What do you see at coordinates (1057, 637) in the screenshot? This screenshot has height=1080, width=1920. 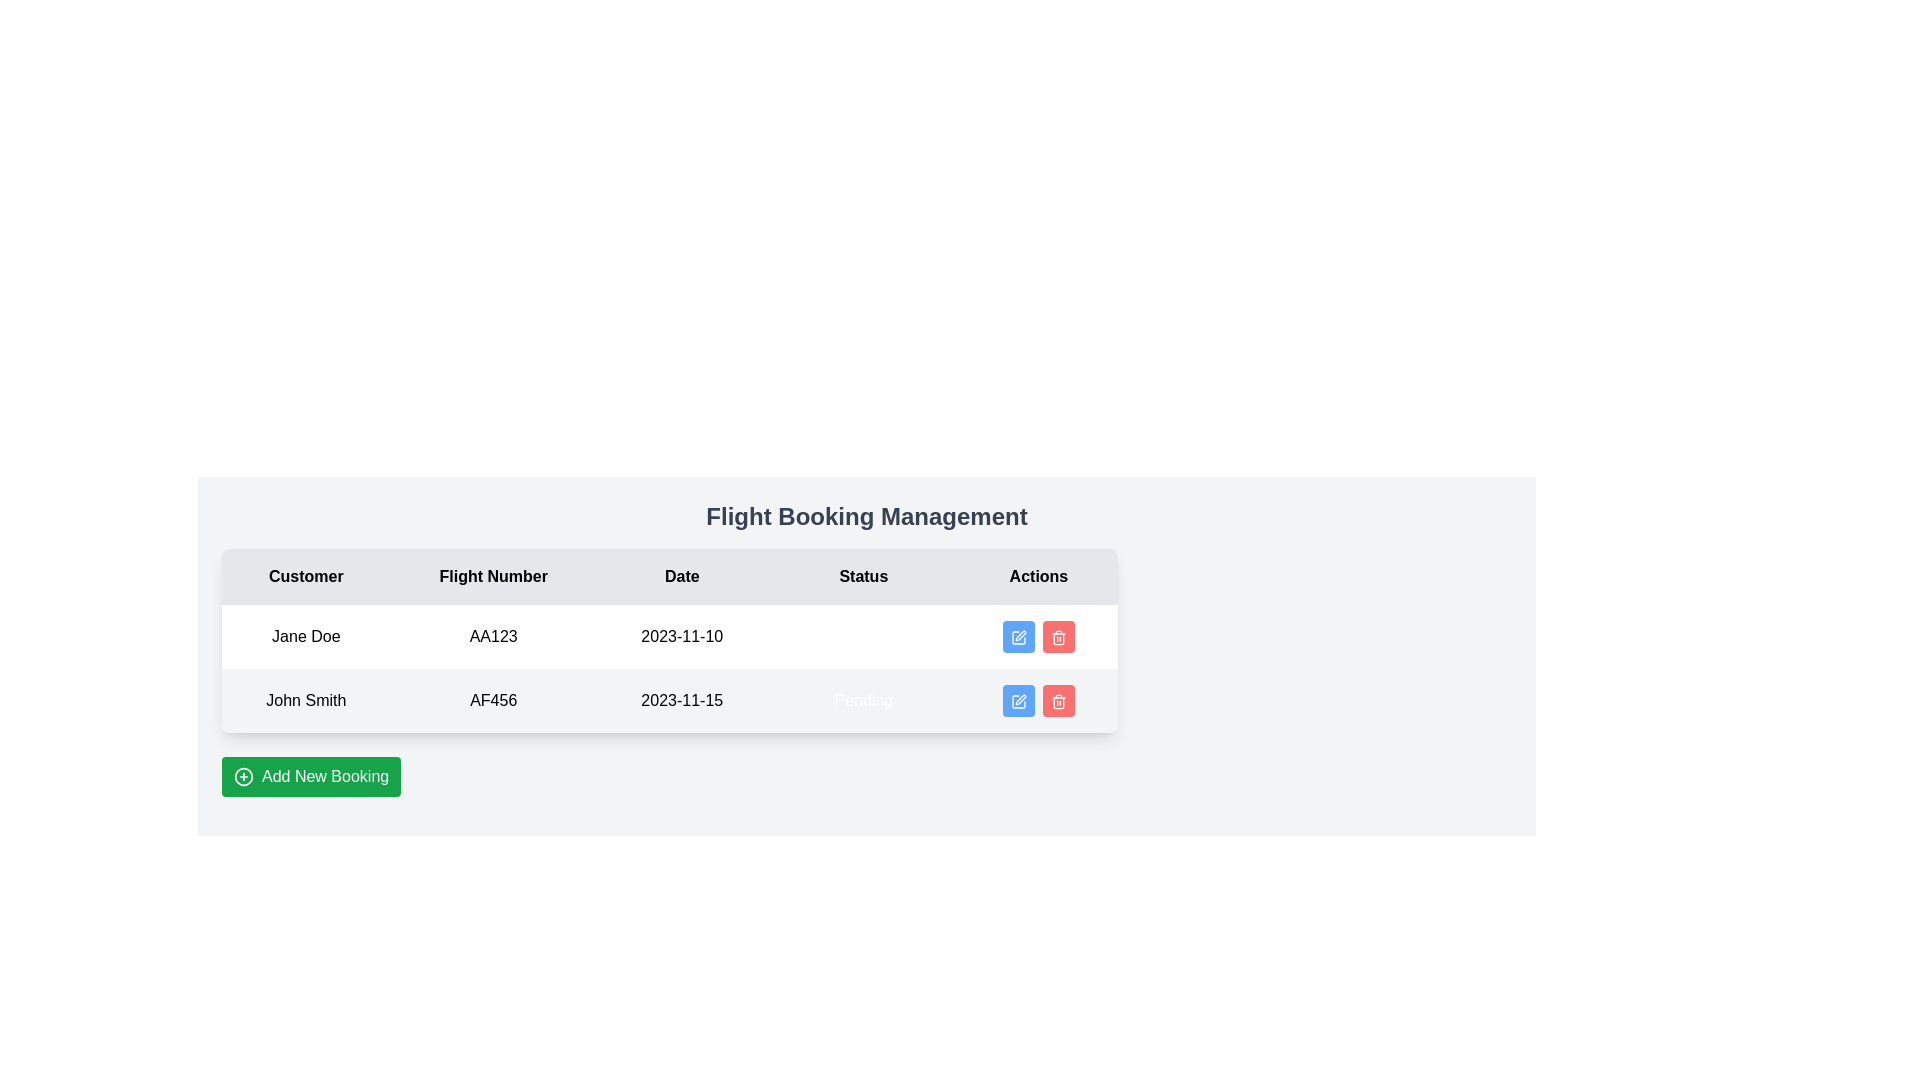 I see `the trash bin icon with a red background located in the Actions column of the table, next to the blue edit icon` at bounding box center [1057, 637].